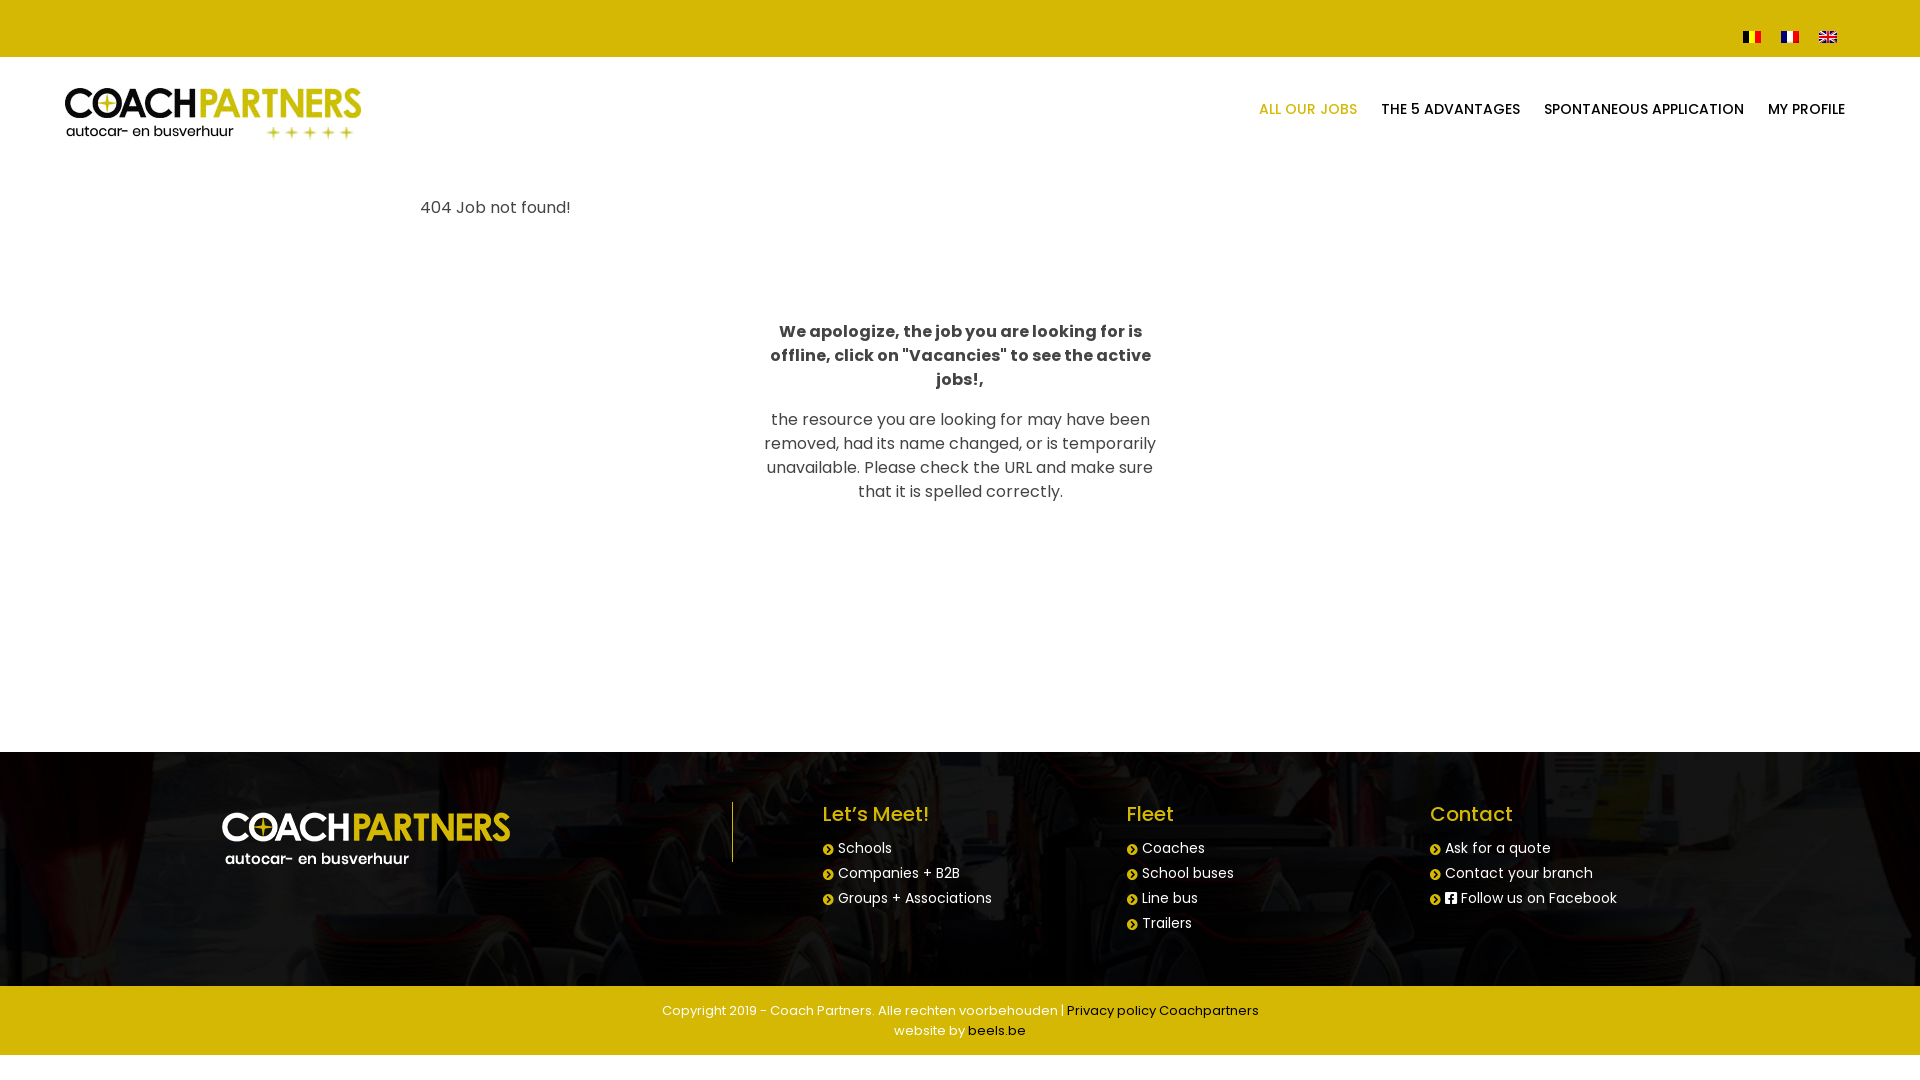  Describe the element at coordinates (1806, 108) in the screenshot. I see `'MY PROFILE'` at that location.